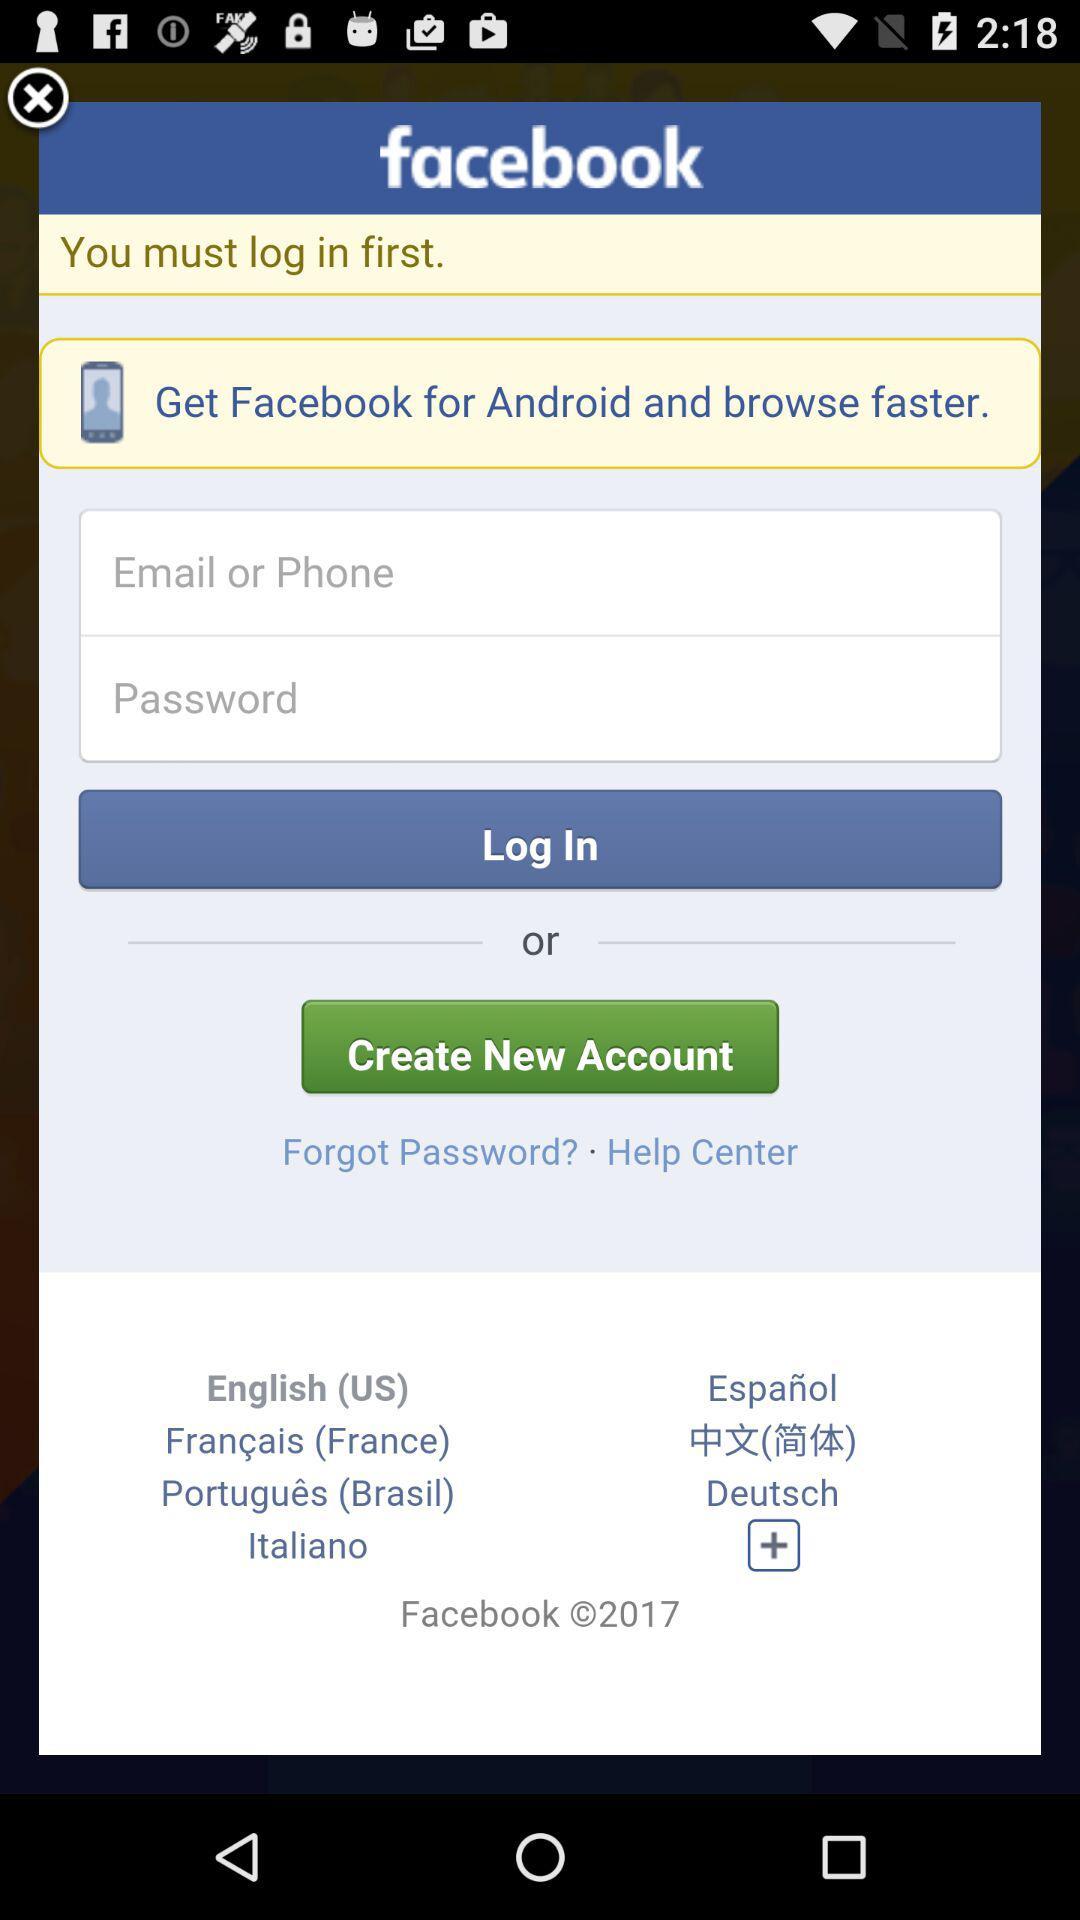  What do you see at coordinates (540, 927) in the screenshot?
I see `facebook` at bounding box center [540, 927].